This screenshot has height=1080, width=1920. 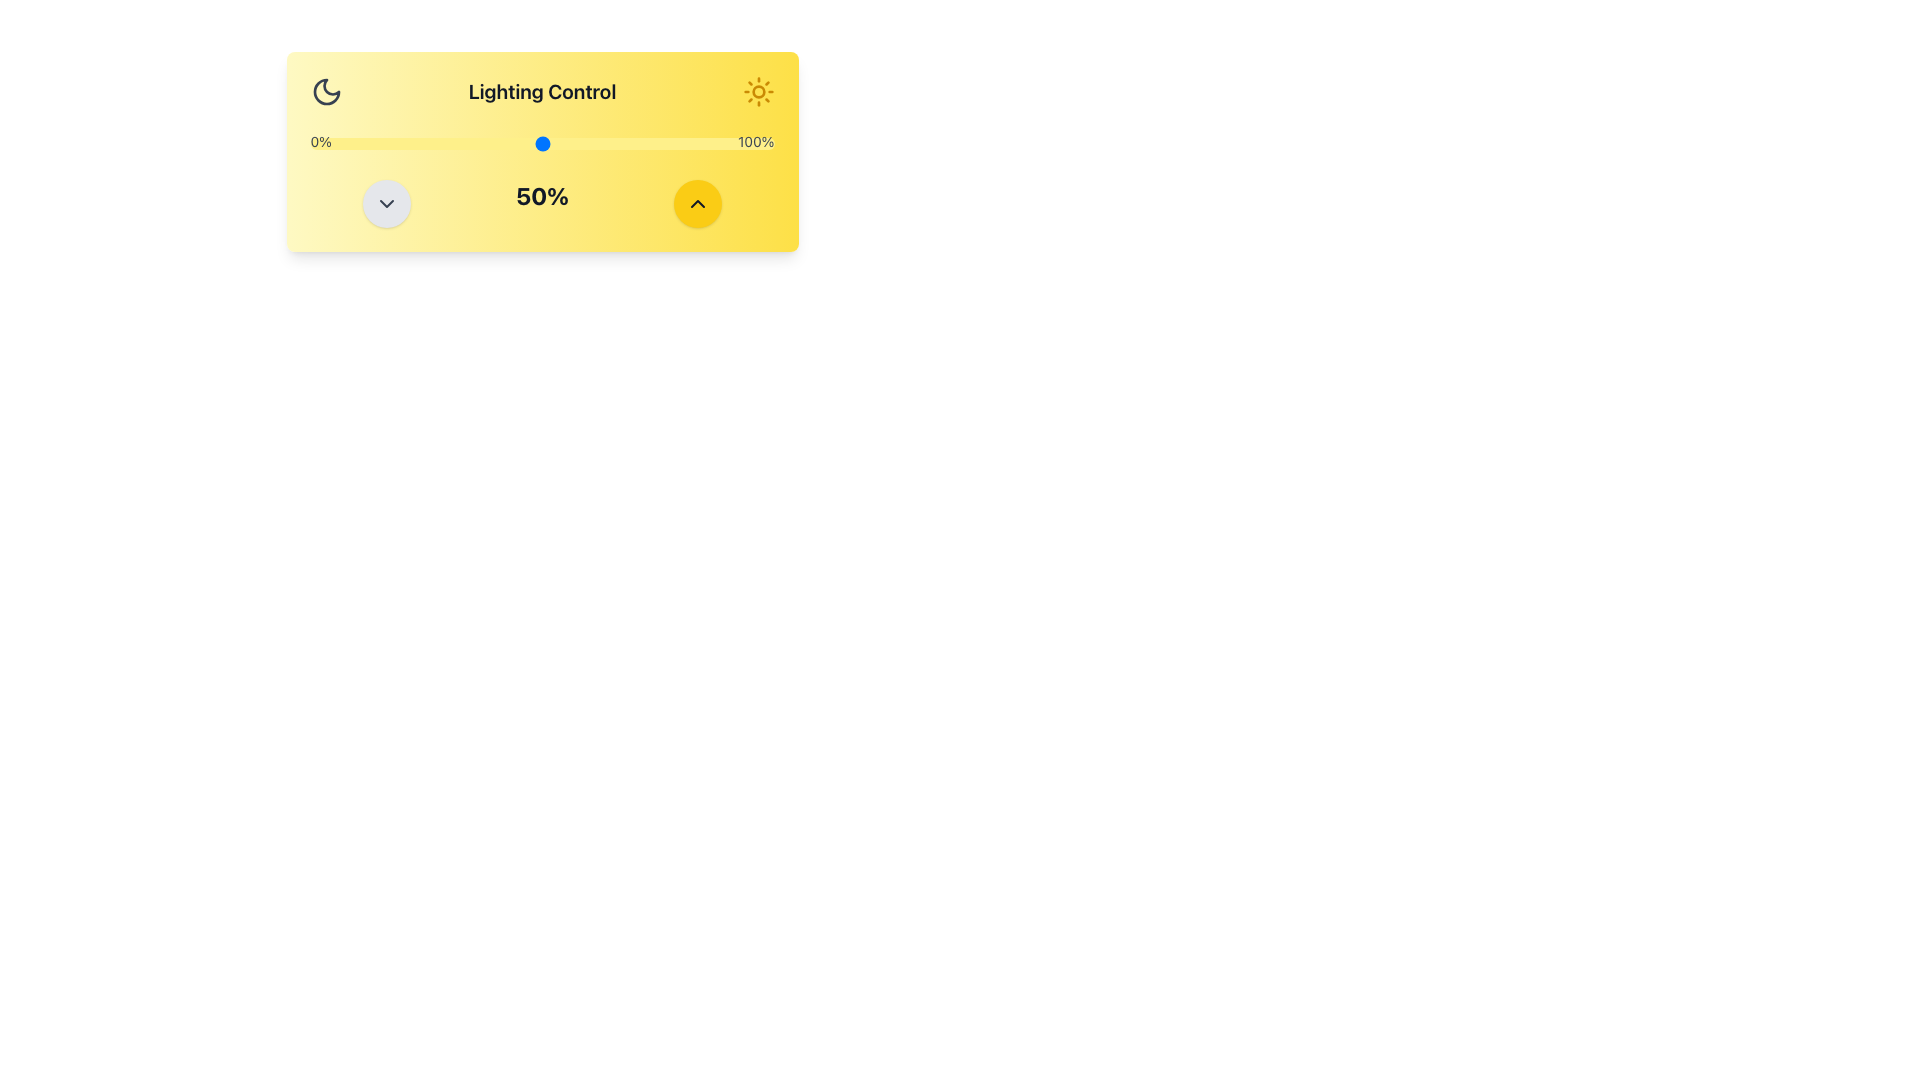 I want to click on the lighting intensity, so click(x=653, y=142).